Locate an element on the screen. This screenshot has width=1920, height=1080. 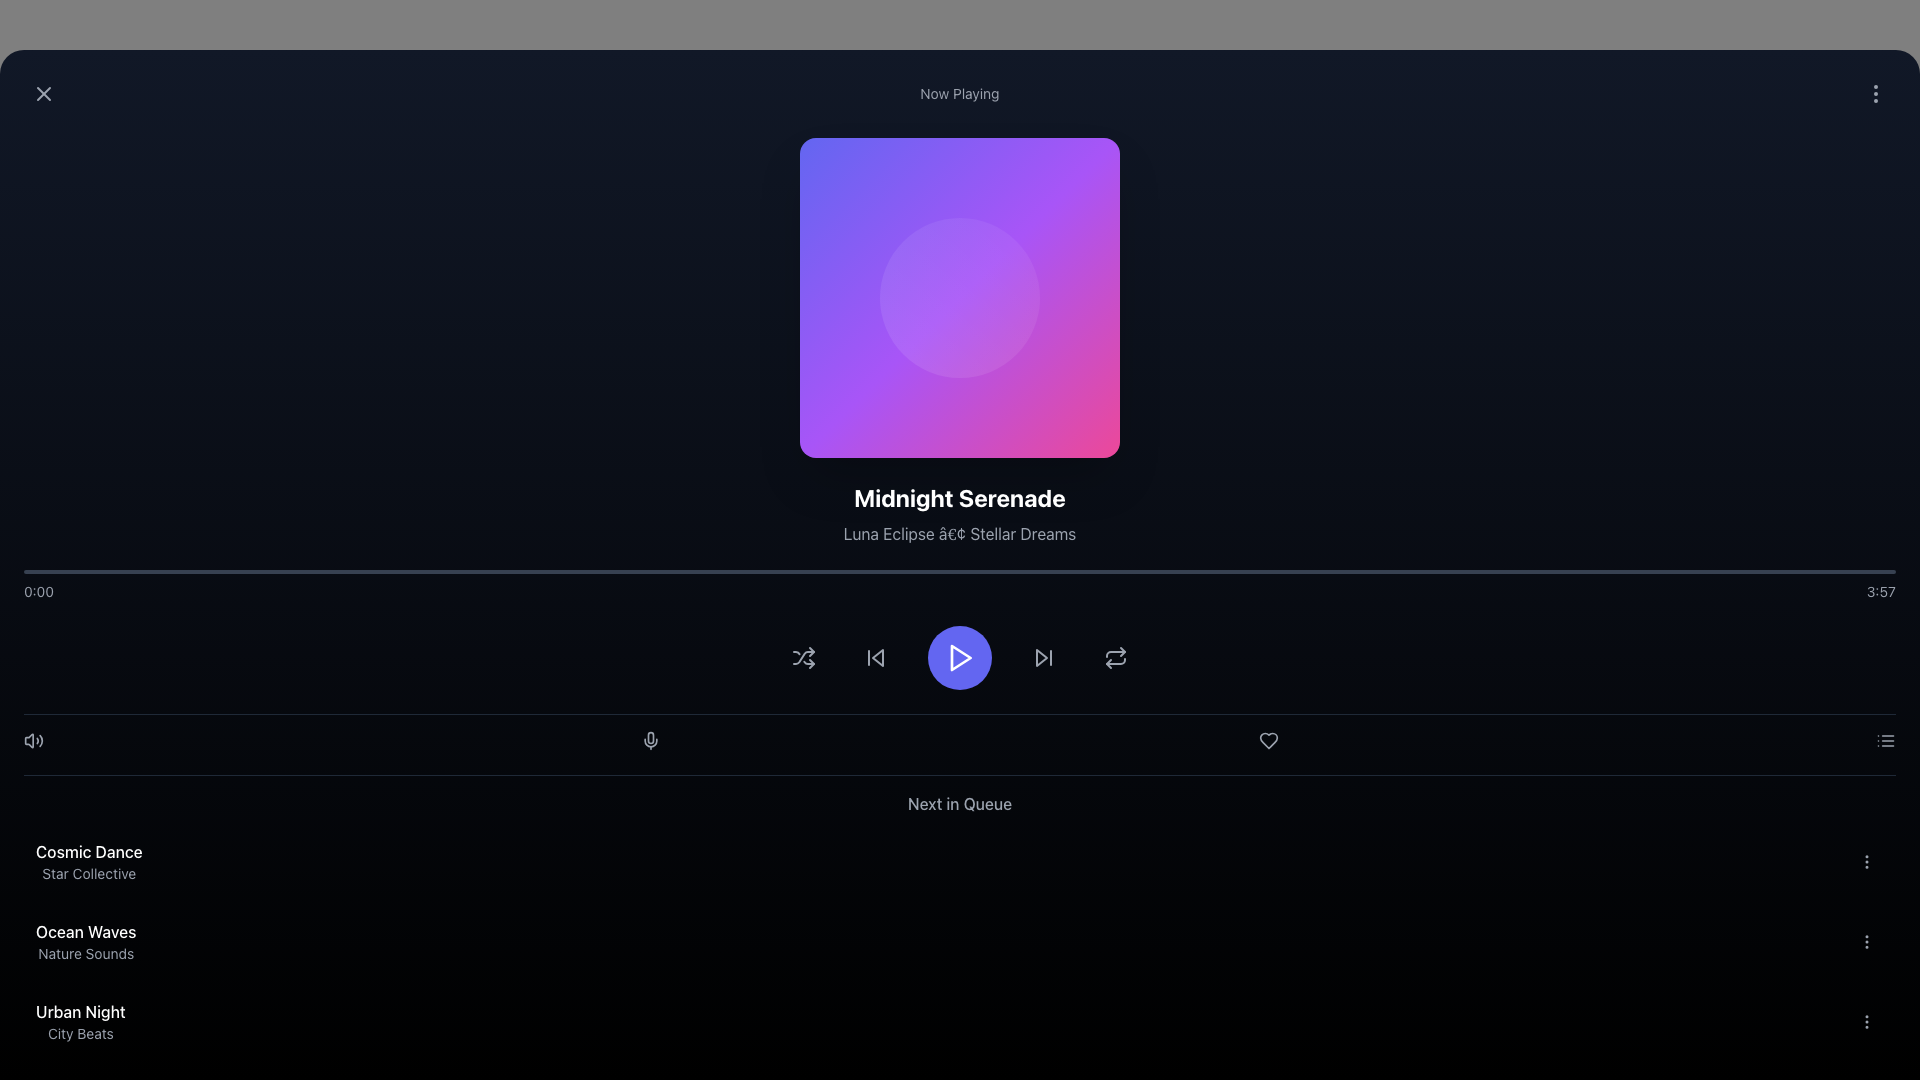
the title label that is positioned above the text label 'Luna Eclipse â¢ Stellar Dreams' and below a square image is located at coordinates (960, 496).